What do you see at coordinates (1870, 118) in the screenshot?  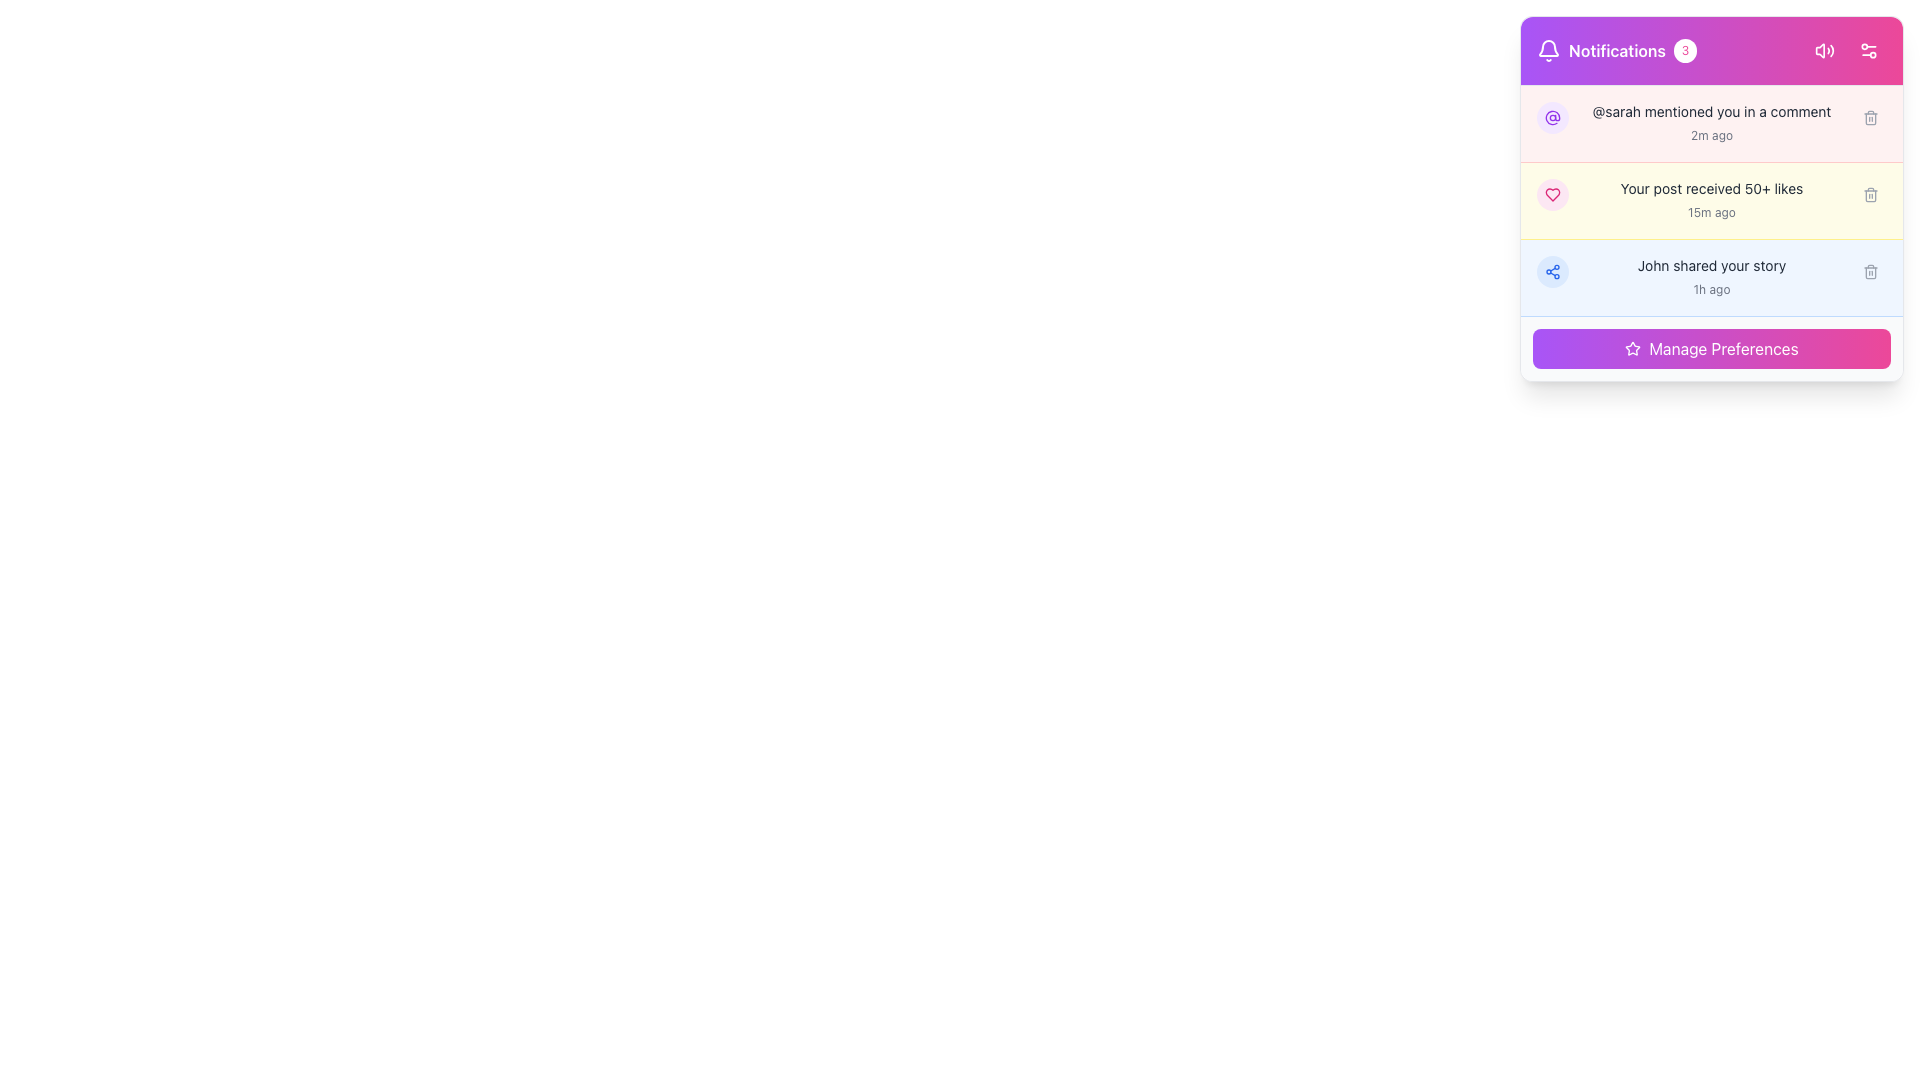 I see `the trash can icon located adjacent to the first notification entry under the 'Notifications' header` at bounding box center [1870, 118].